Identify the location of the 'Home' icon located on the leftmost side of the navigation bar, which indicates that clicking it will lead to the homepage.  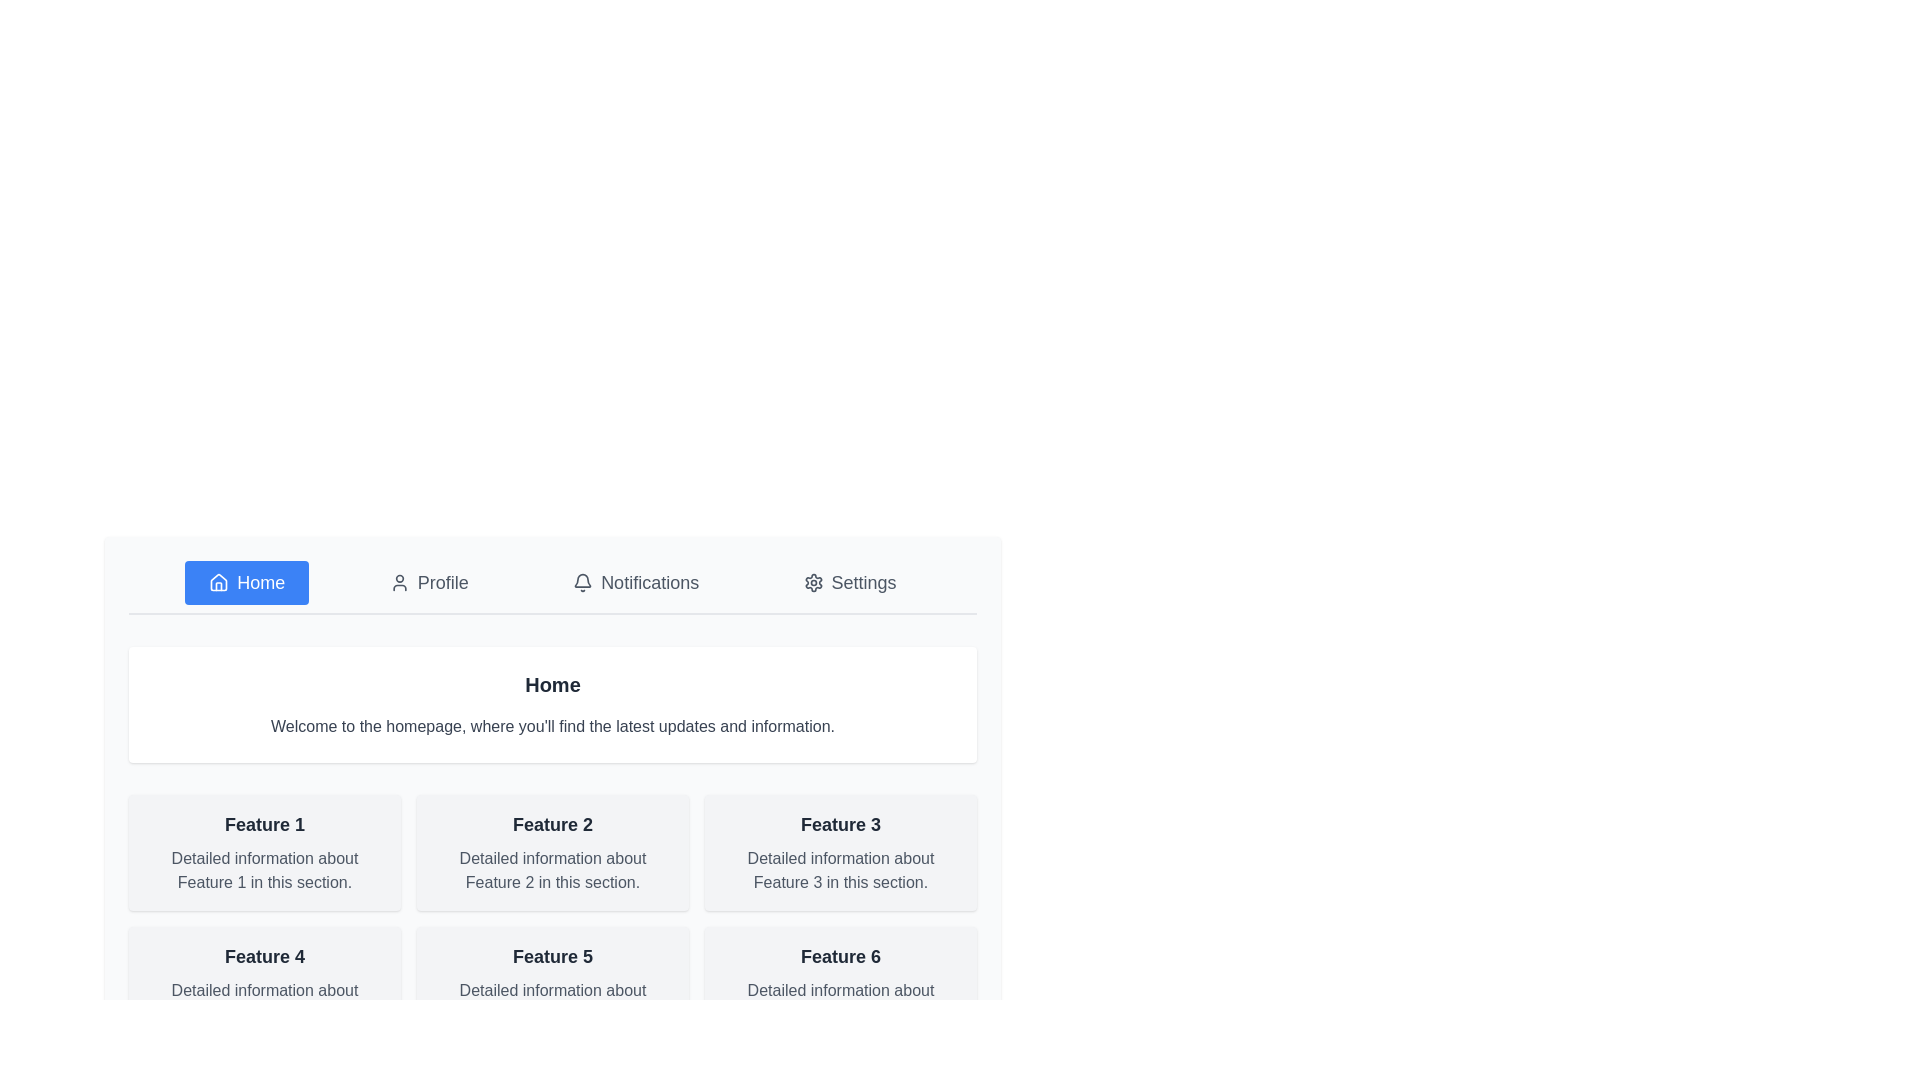
(219, 582).